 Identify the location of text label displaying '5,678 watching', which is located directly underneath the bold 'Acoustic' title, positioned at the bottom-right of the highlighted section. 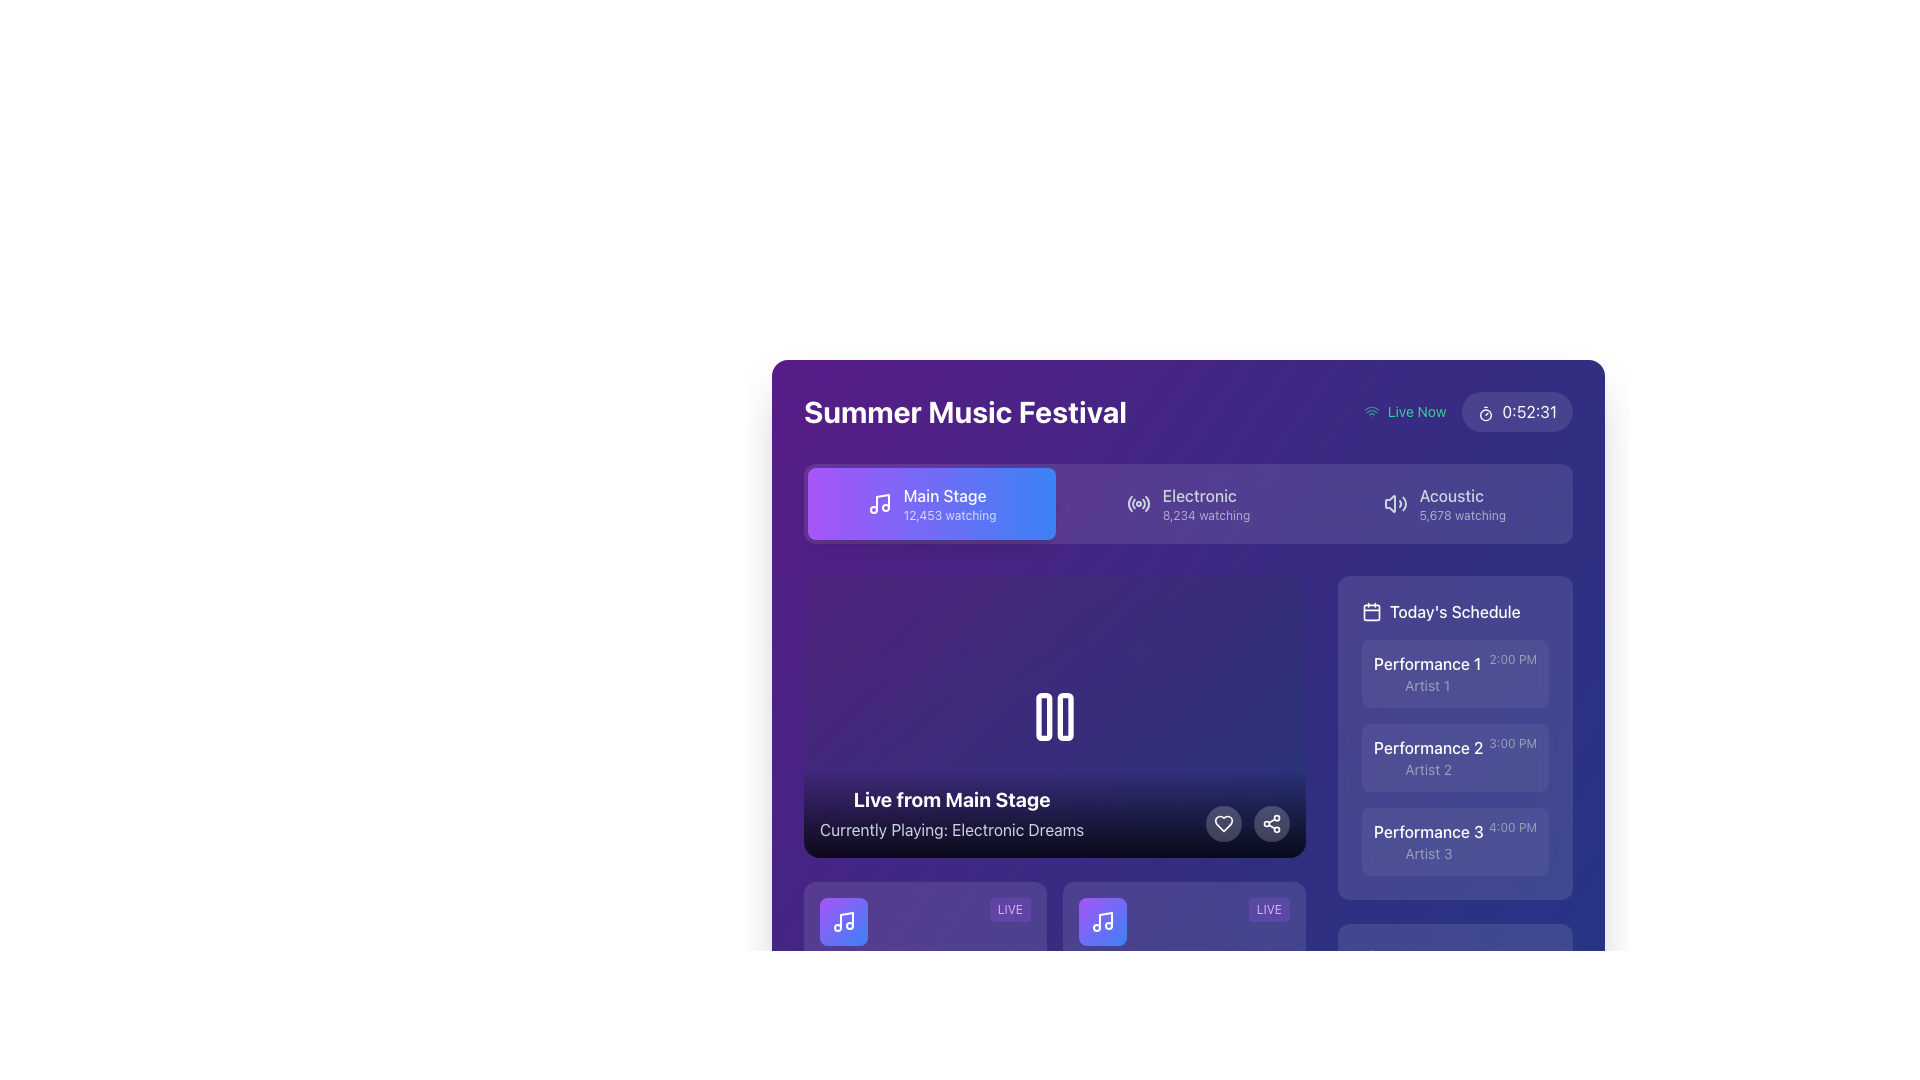
(1462, 515).